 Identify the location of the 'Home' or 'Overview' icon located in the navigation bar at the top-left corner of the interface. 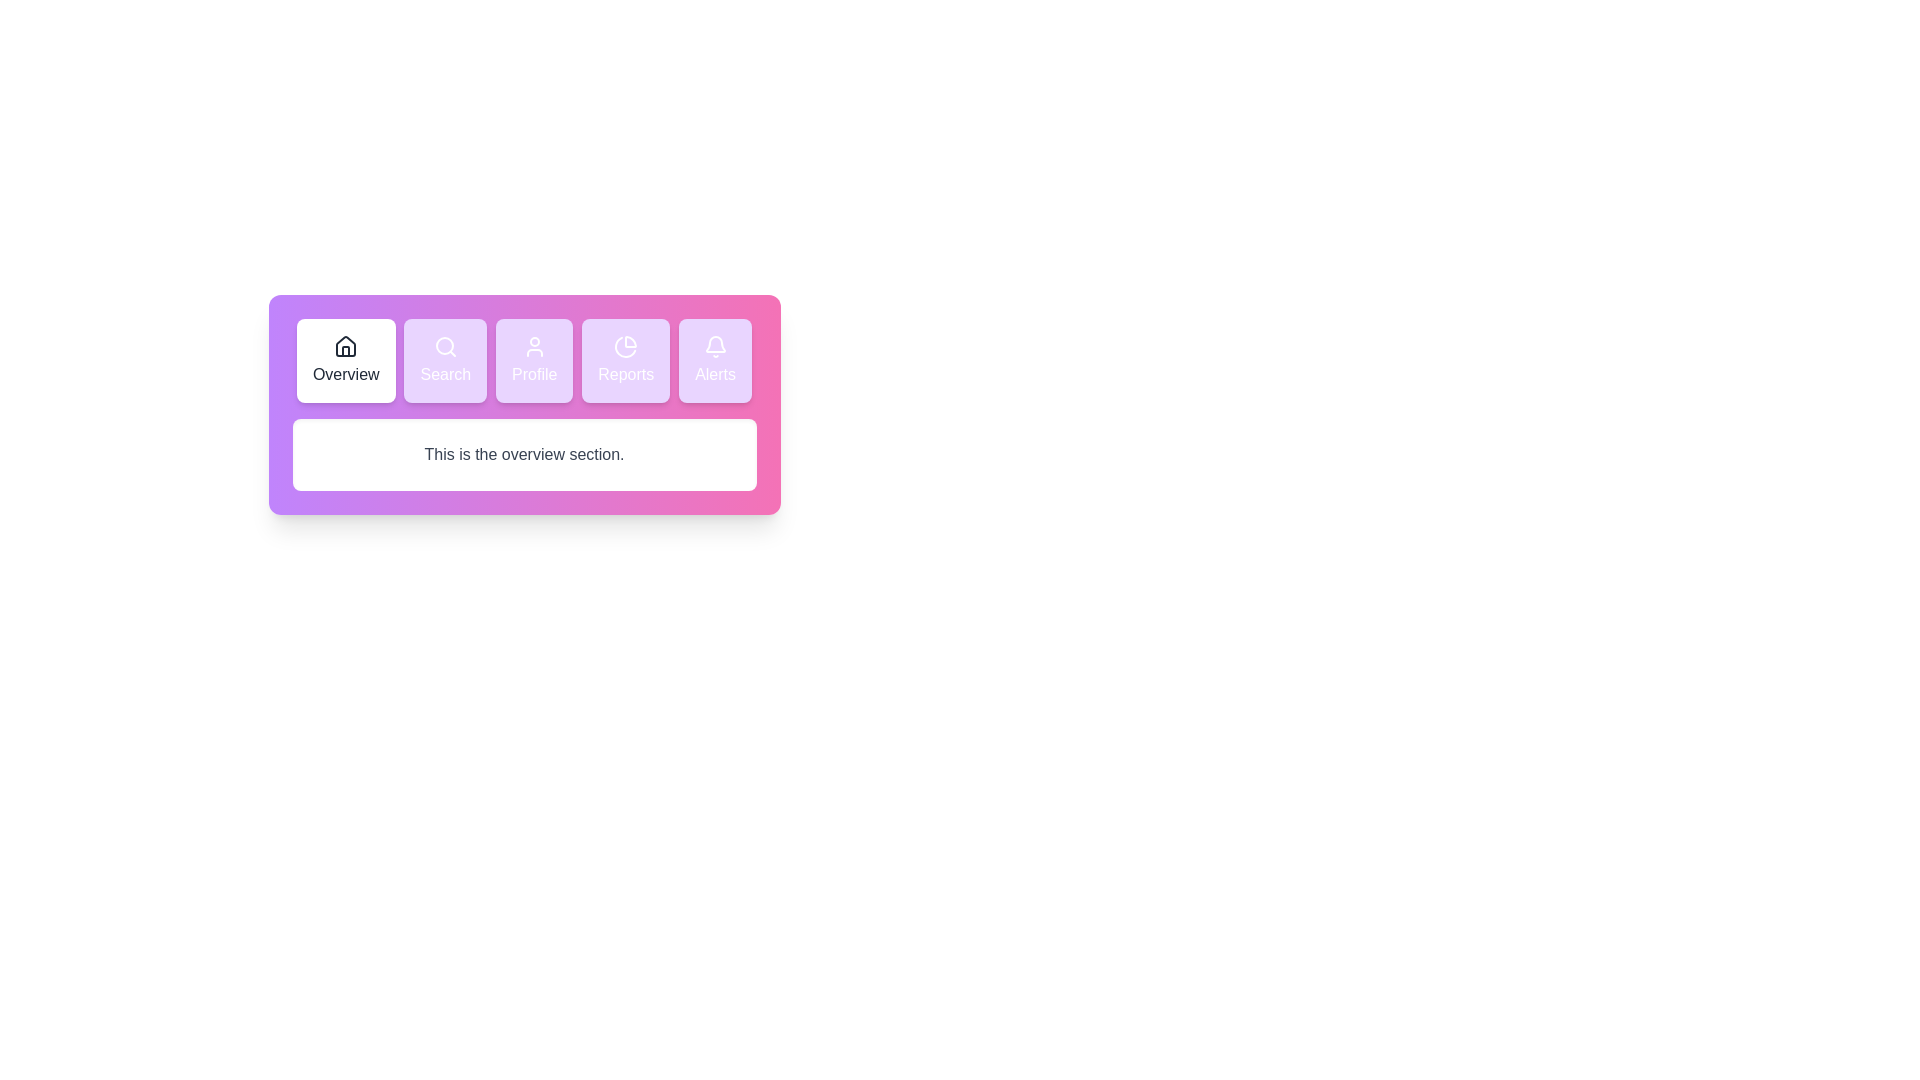
(346, 345).